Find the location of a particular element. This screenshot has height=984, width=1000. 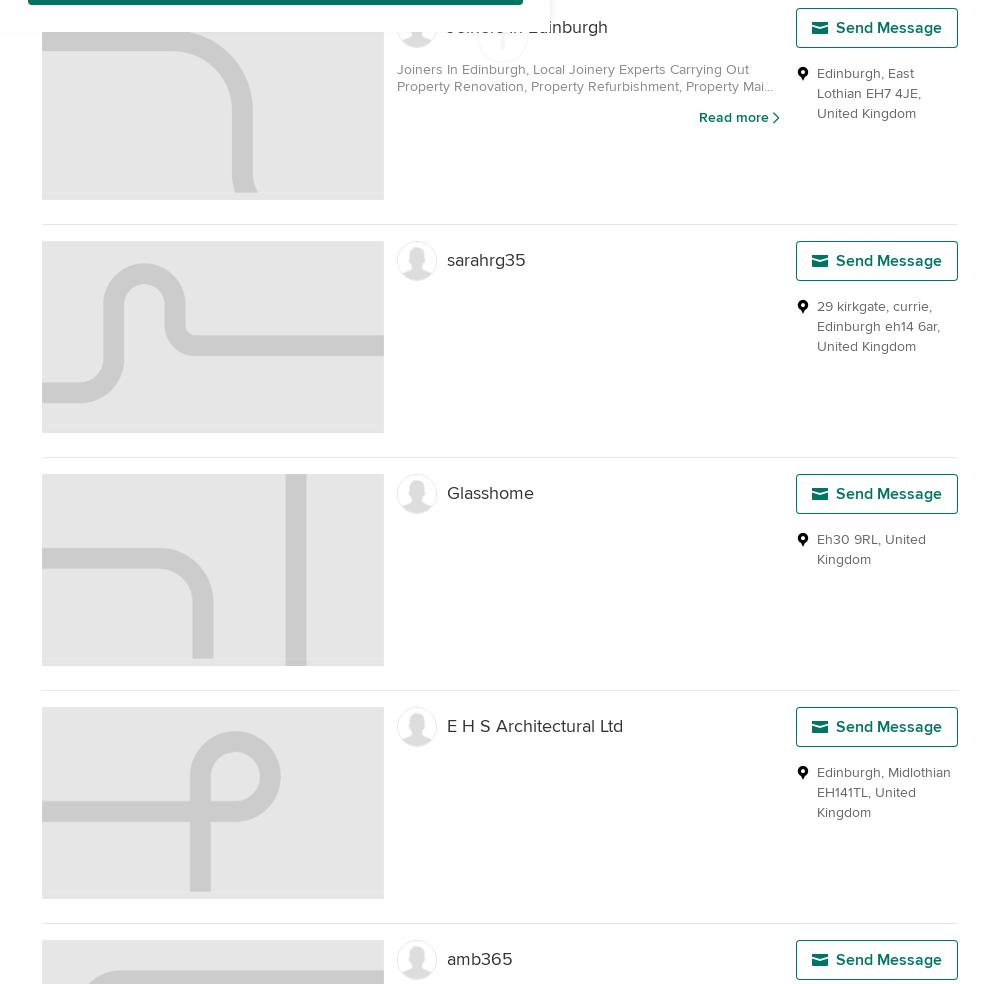

'Midlothian' is located at coordinates (919, 771).